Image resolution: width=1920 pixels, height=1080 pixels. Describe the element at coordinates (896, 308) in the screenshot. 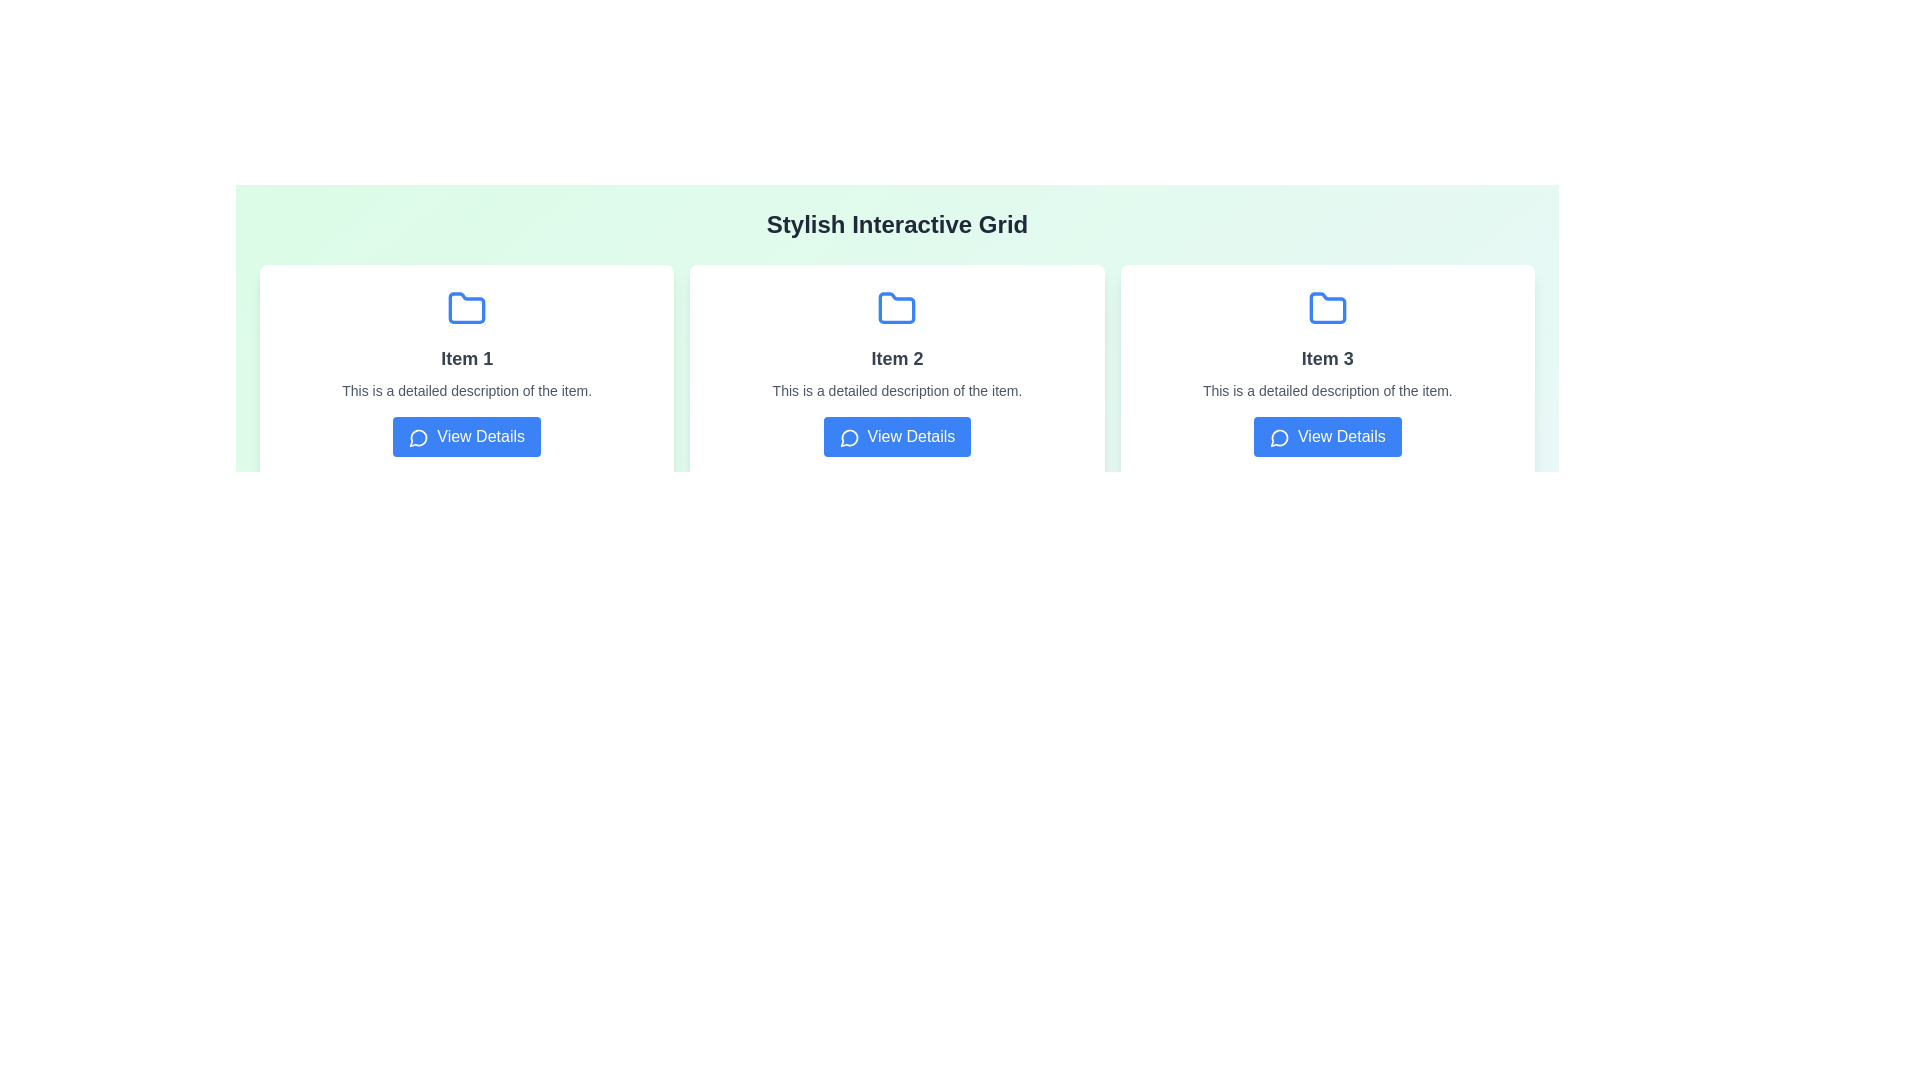

I see `the decorative Icon sub-component of the folder icon located under the header 'Item 2' in the middle section of the interface` at that location.